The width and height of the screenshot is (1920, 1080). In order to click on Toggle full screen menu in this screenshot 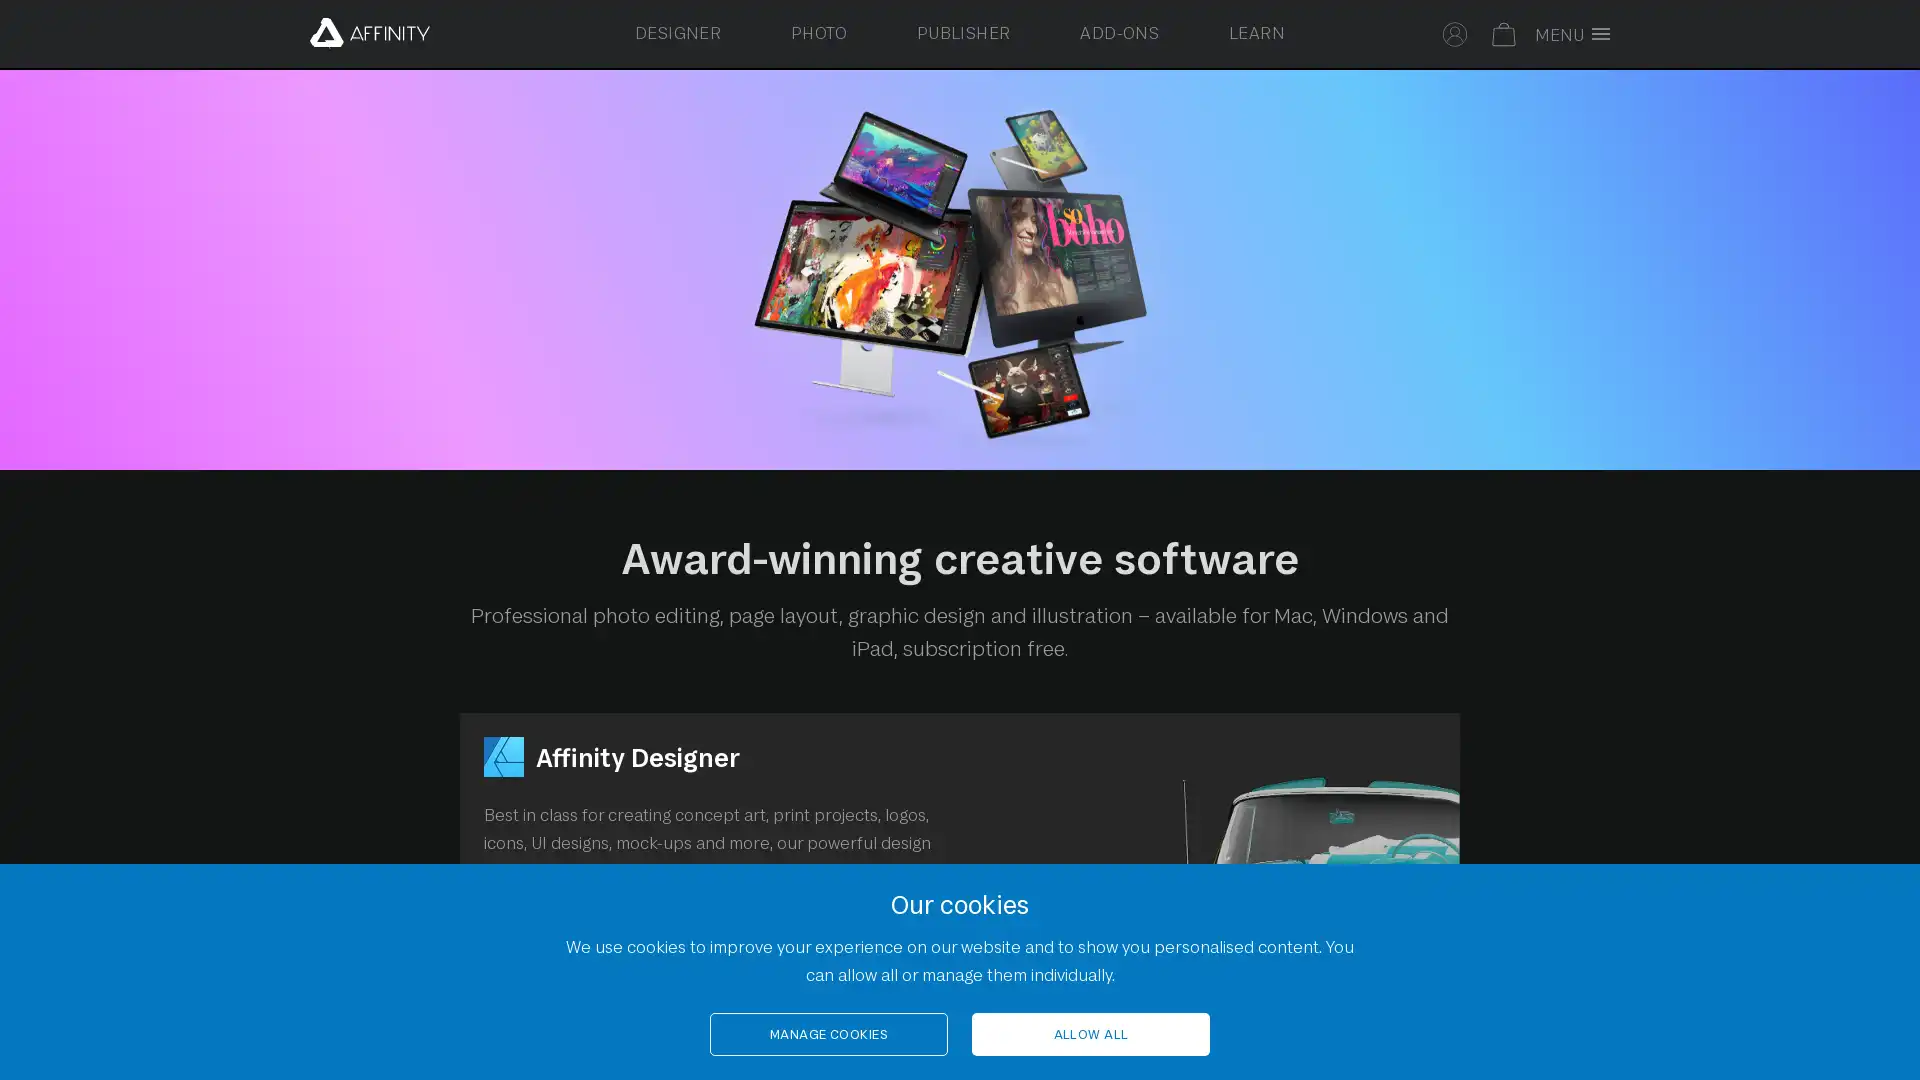, I will do `click(1577, 34)`.